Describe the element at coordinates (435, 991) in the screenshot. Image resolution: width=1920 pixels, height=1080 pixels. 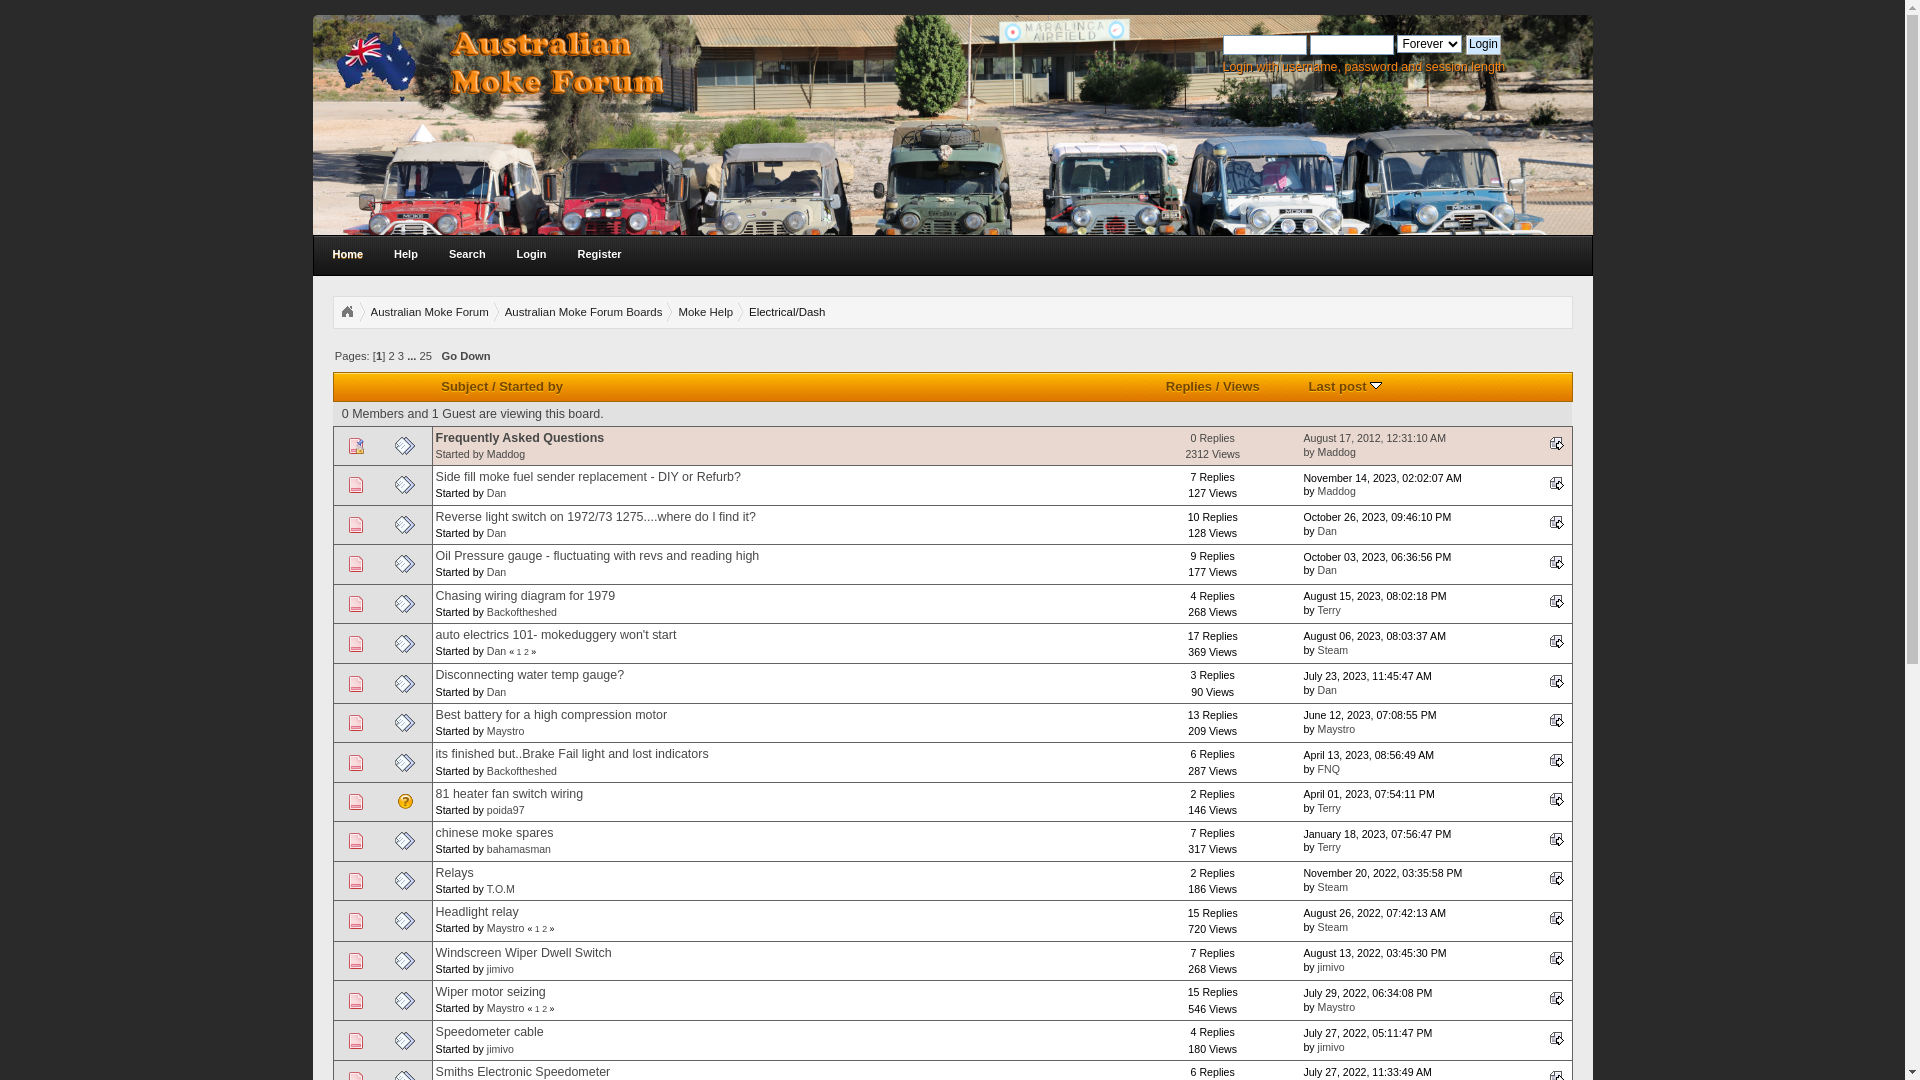
I see `'Wiper motor seizing'` at that location.